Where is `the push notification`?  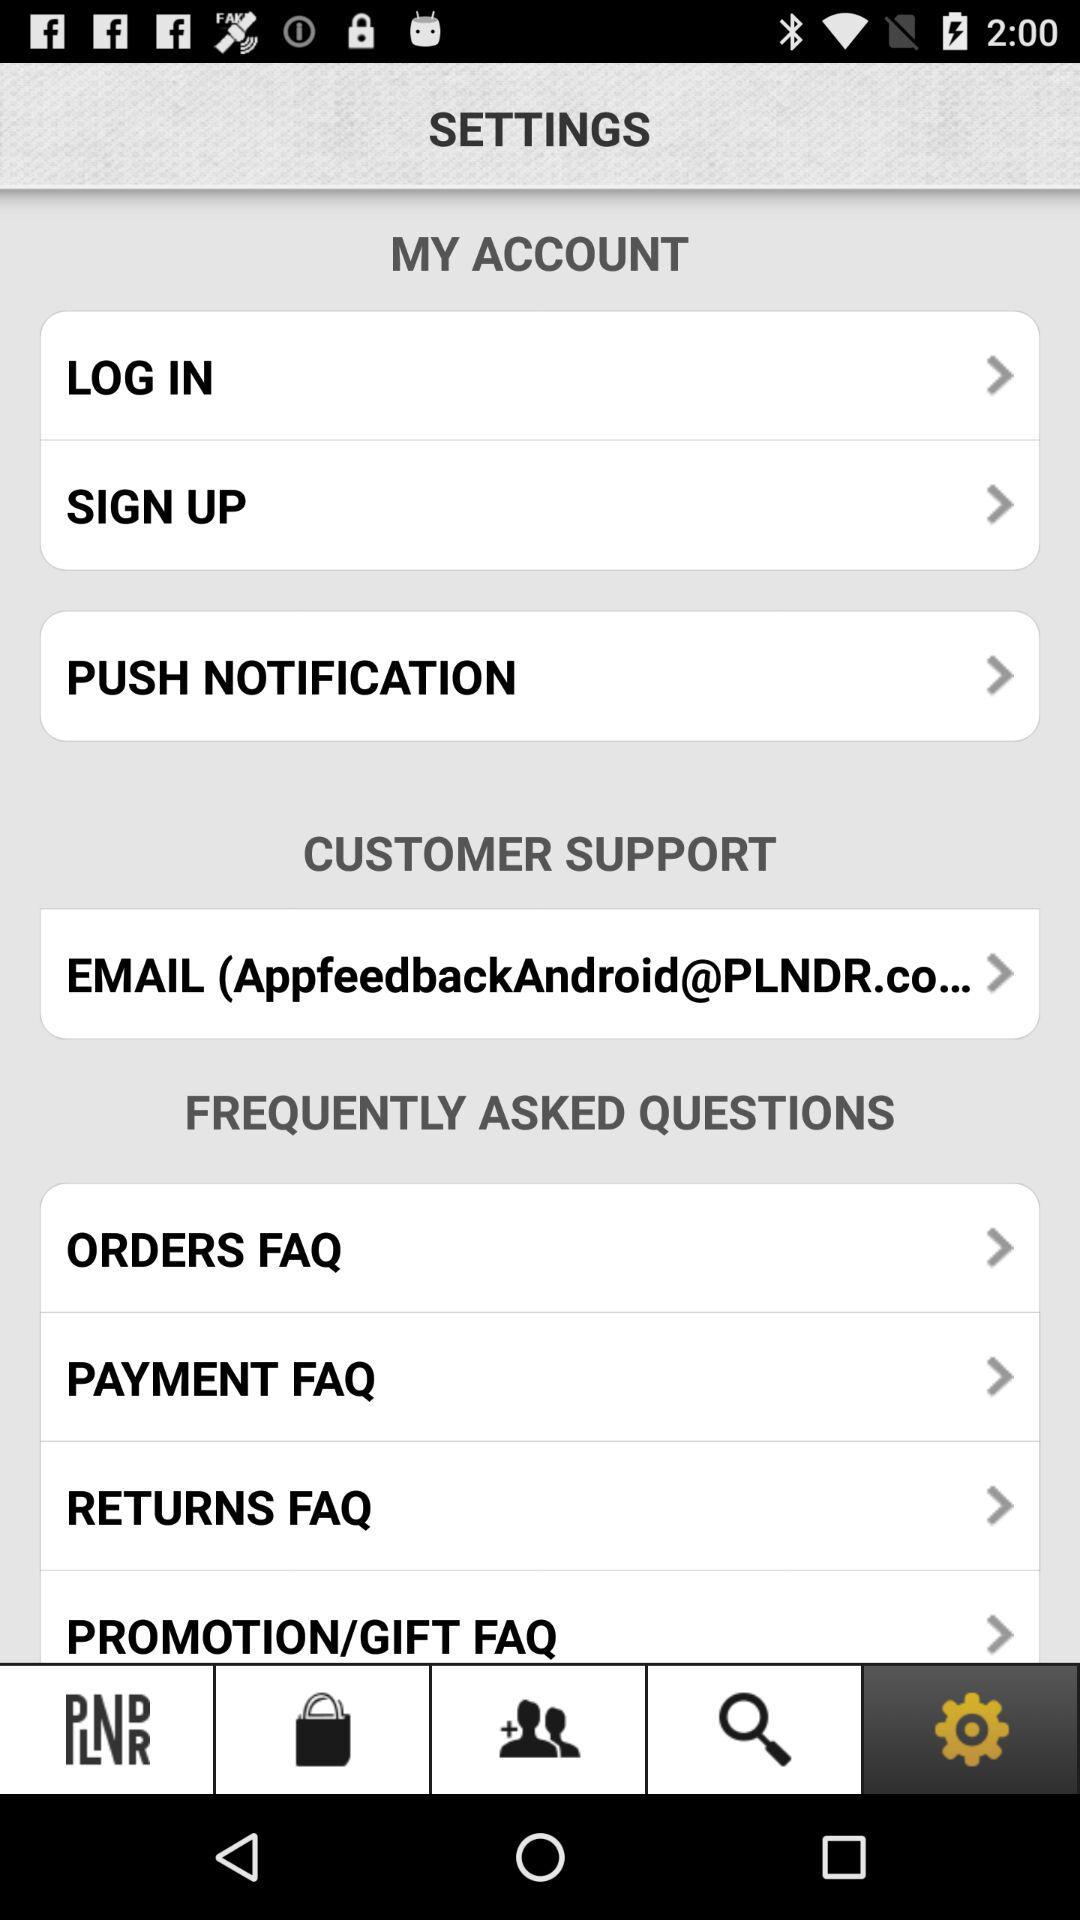 the push notification is located at coordinates (540, 676).